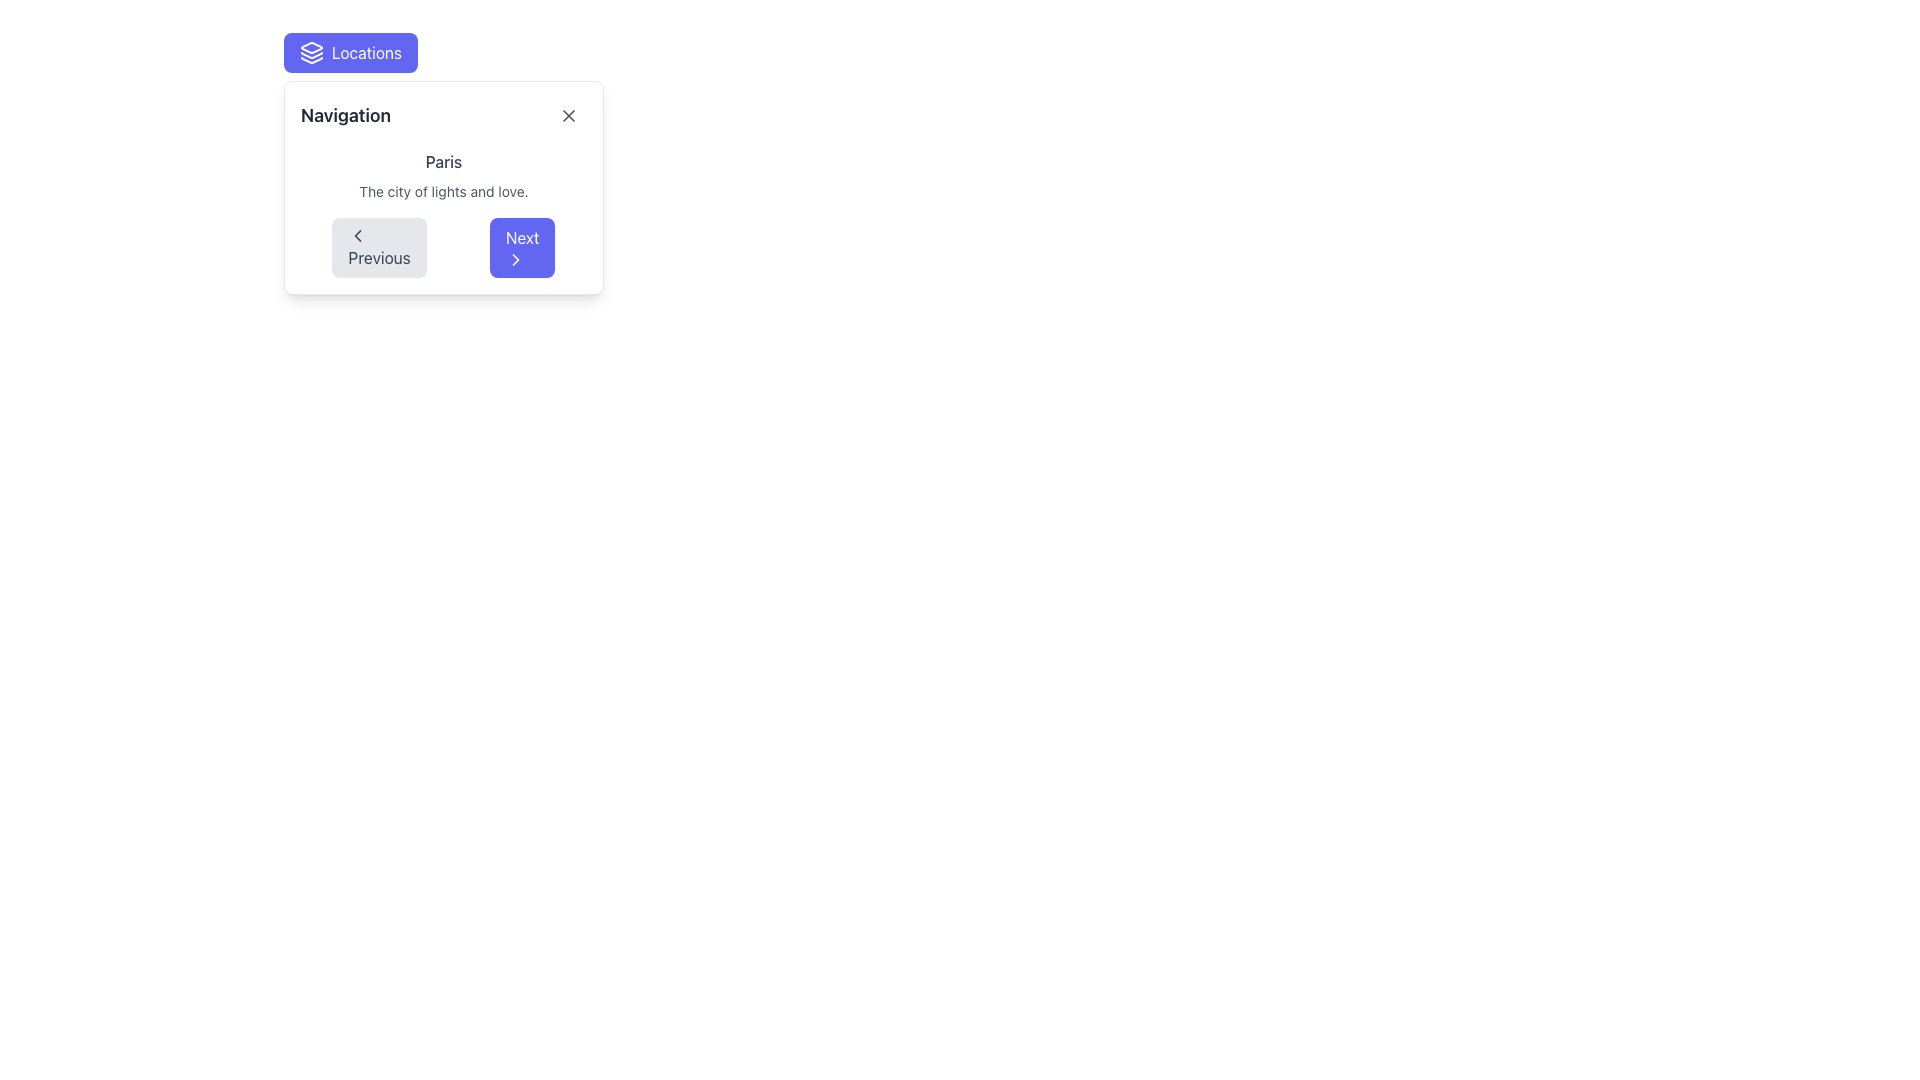 The image size is (1920, 1080). I want to click on the 'Locations' button, which is a rounded rectangle with a vibrant indigo background and white text, so click(350, 52).